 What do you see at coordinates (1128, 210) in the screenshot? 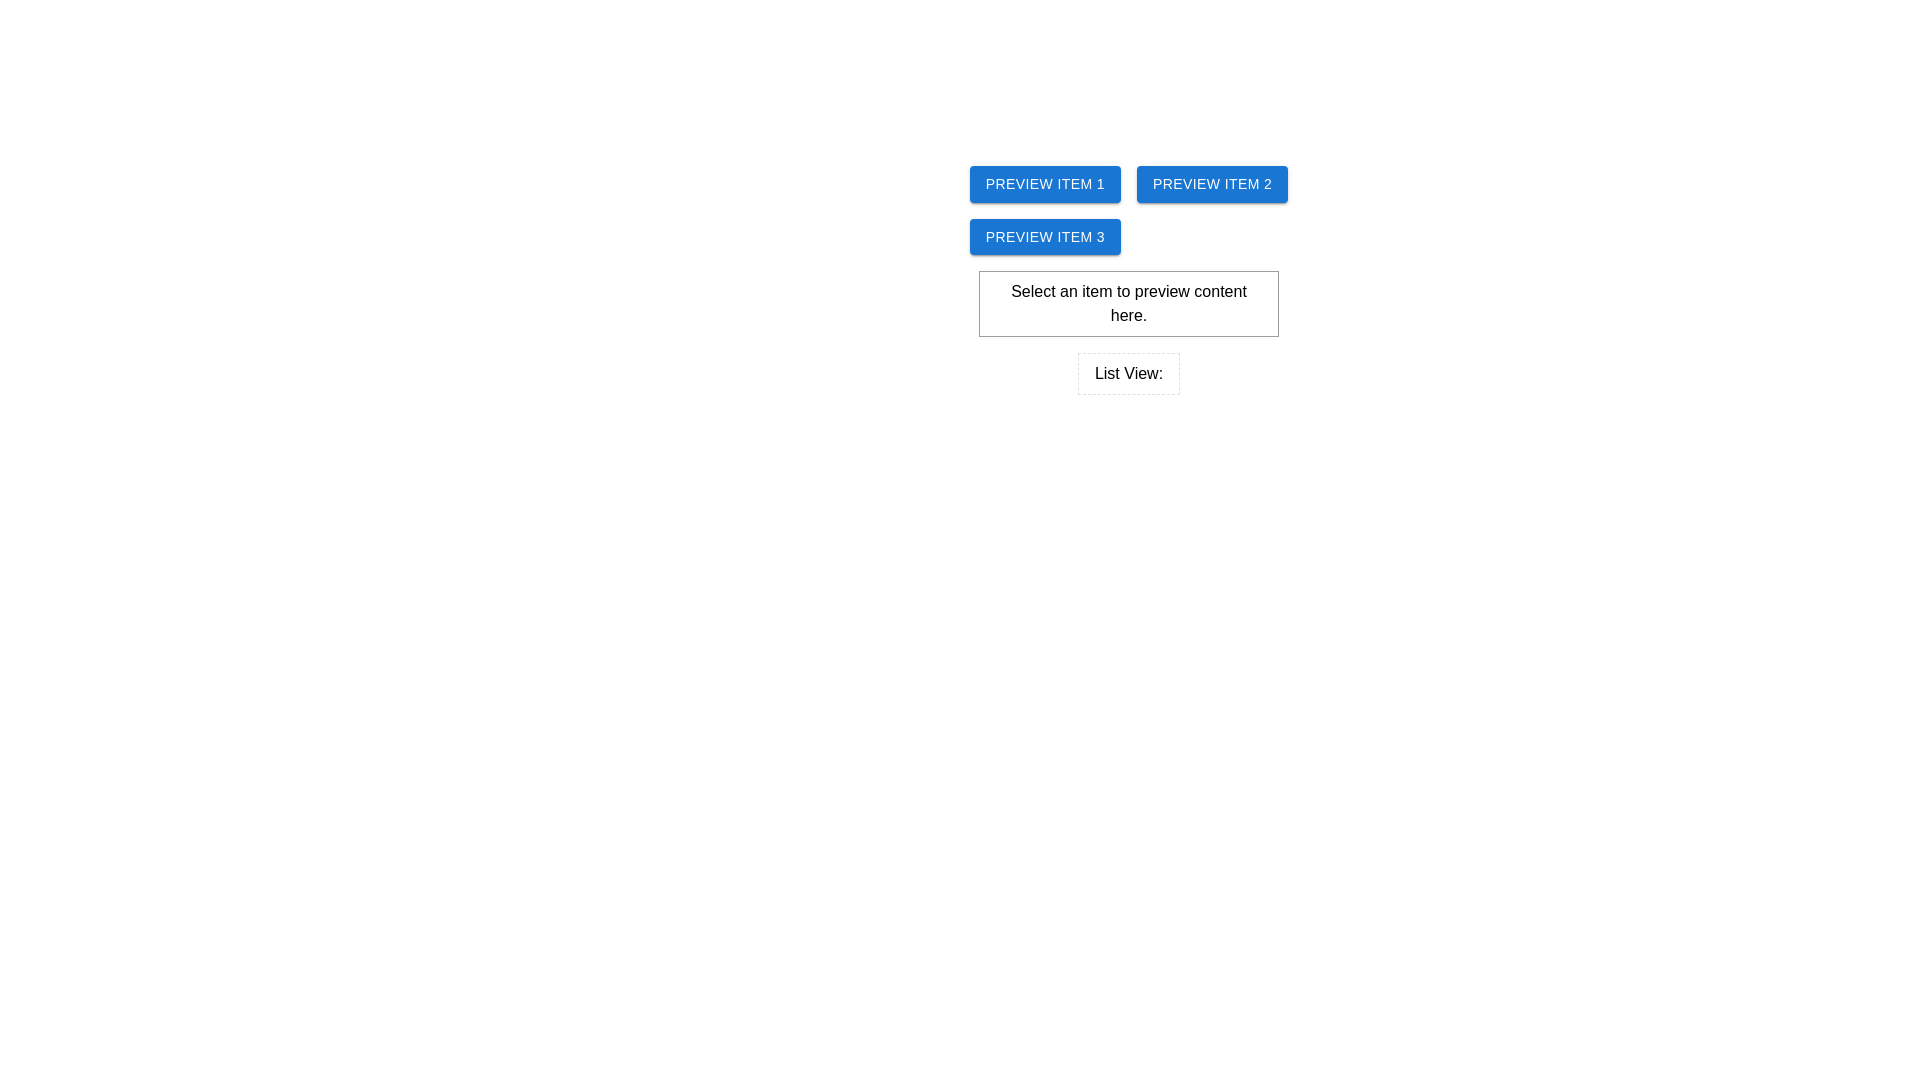
I see `the interactive button labeled 'Preview Item 1'` at bounding box center [1128, 210].